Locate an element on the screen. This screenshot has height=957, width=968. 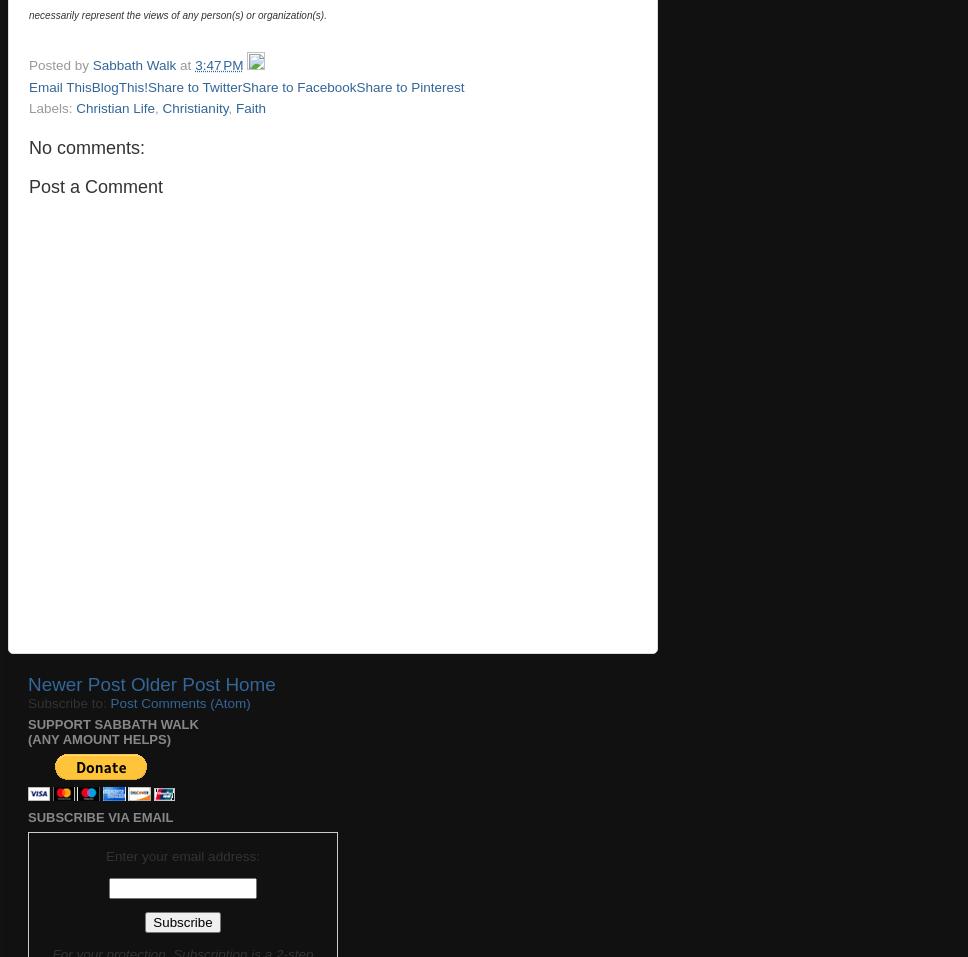
'Share to Facebook' is located at coordinates (242, 85).